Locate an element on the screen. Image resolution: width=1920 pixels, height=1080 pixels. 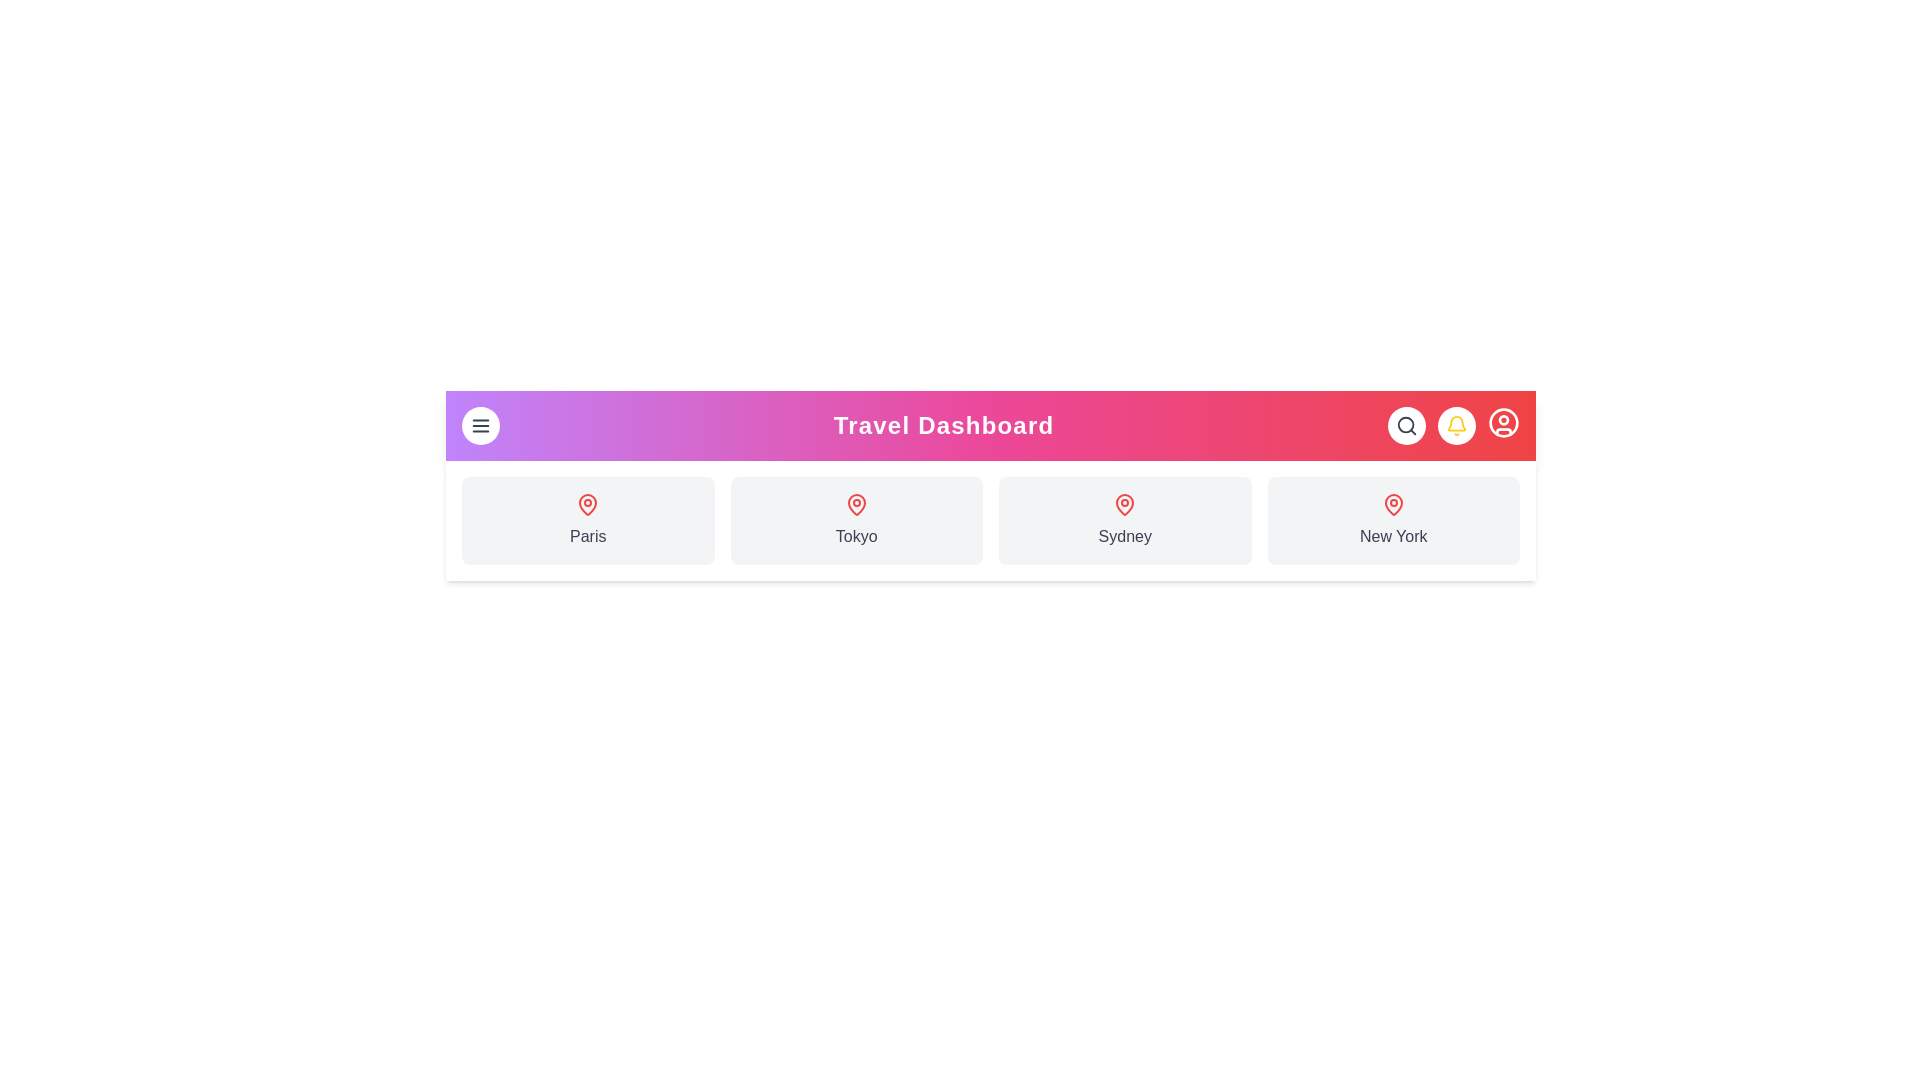
search button to trigger the search functionality is located at coordinates (1405, 424).